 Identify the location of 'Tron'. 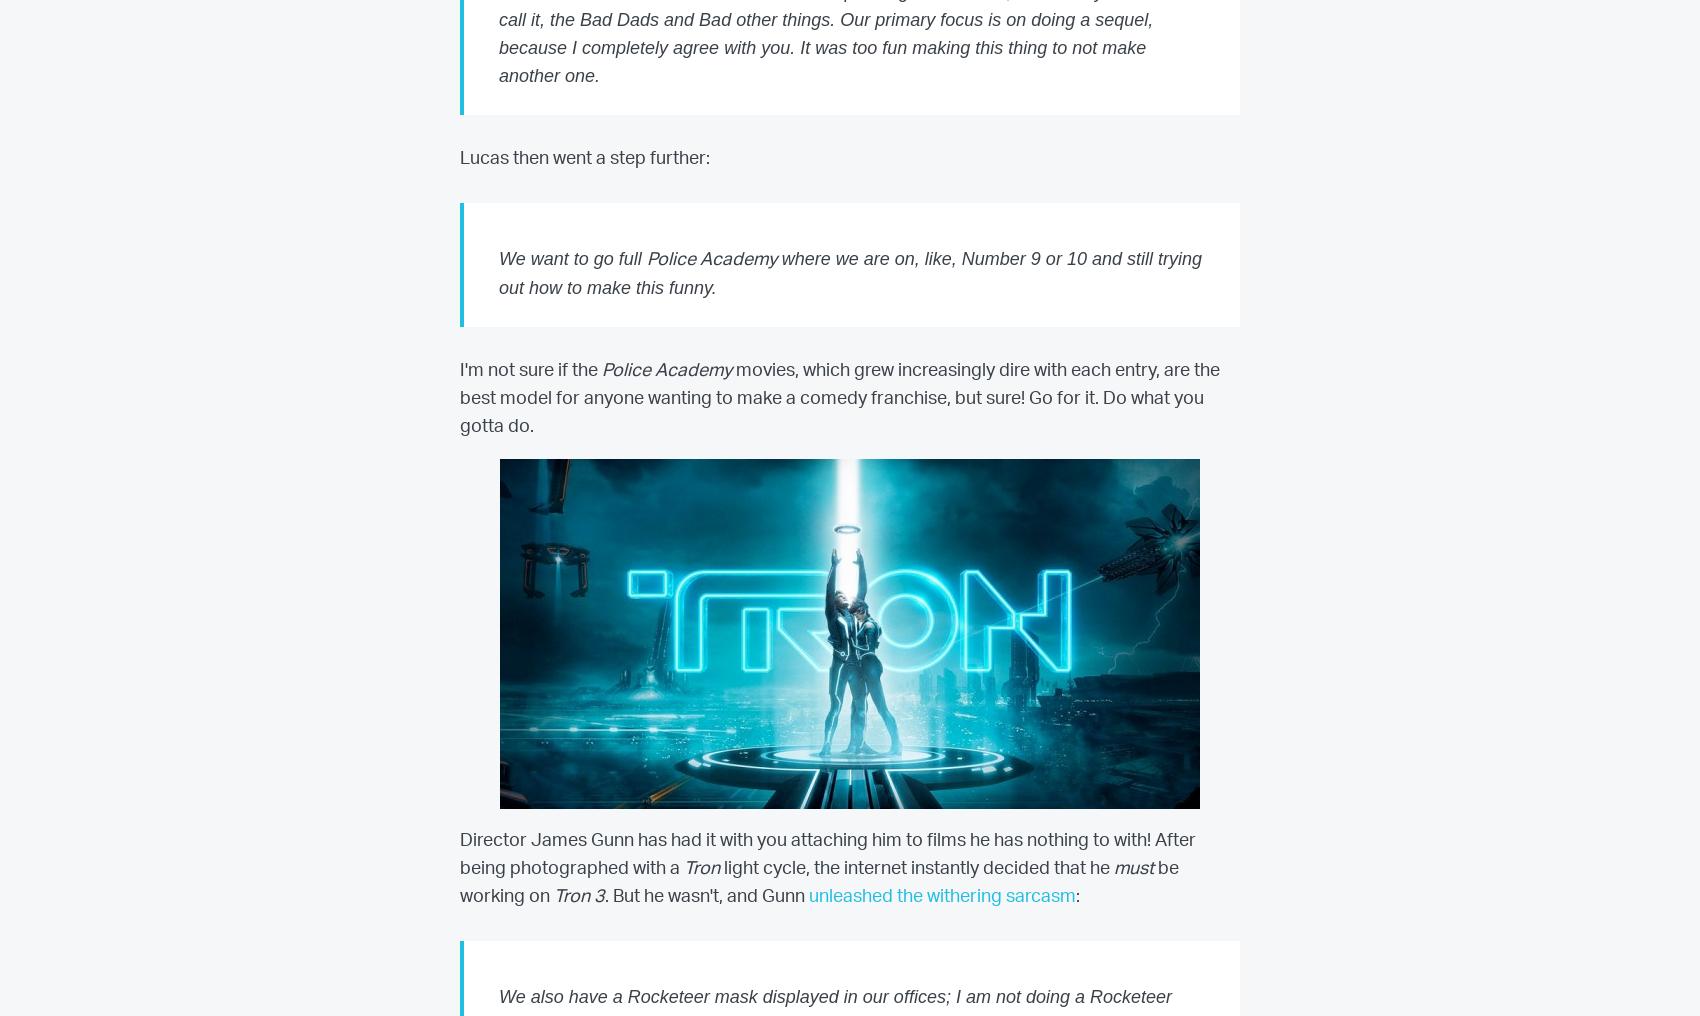
(701, 868).